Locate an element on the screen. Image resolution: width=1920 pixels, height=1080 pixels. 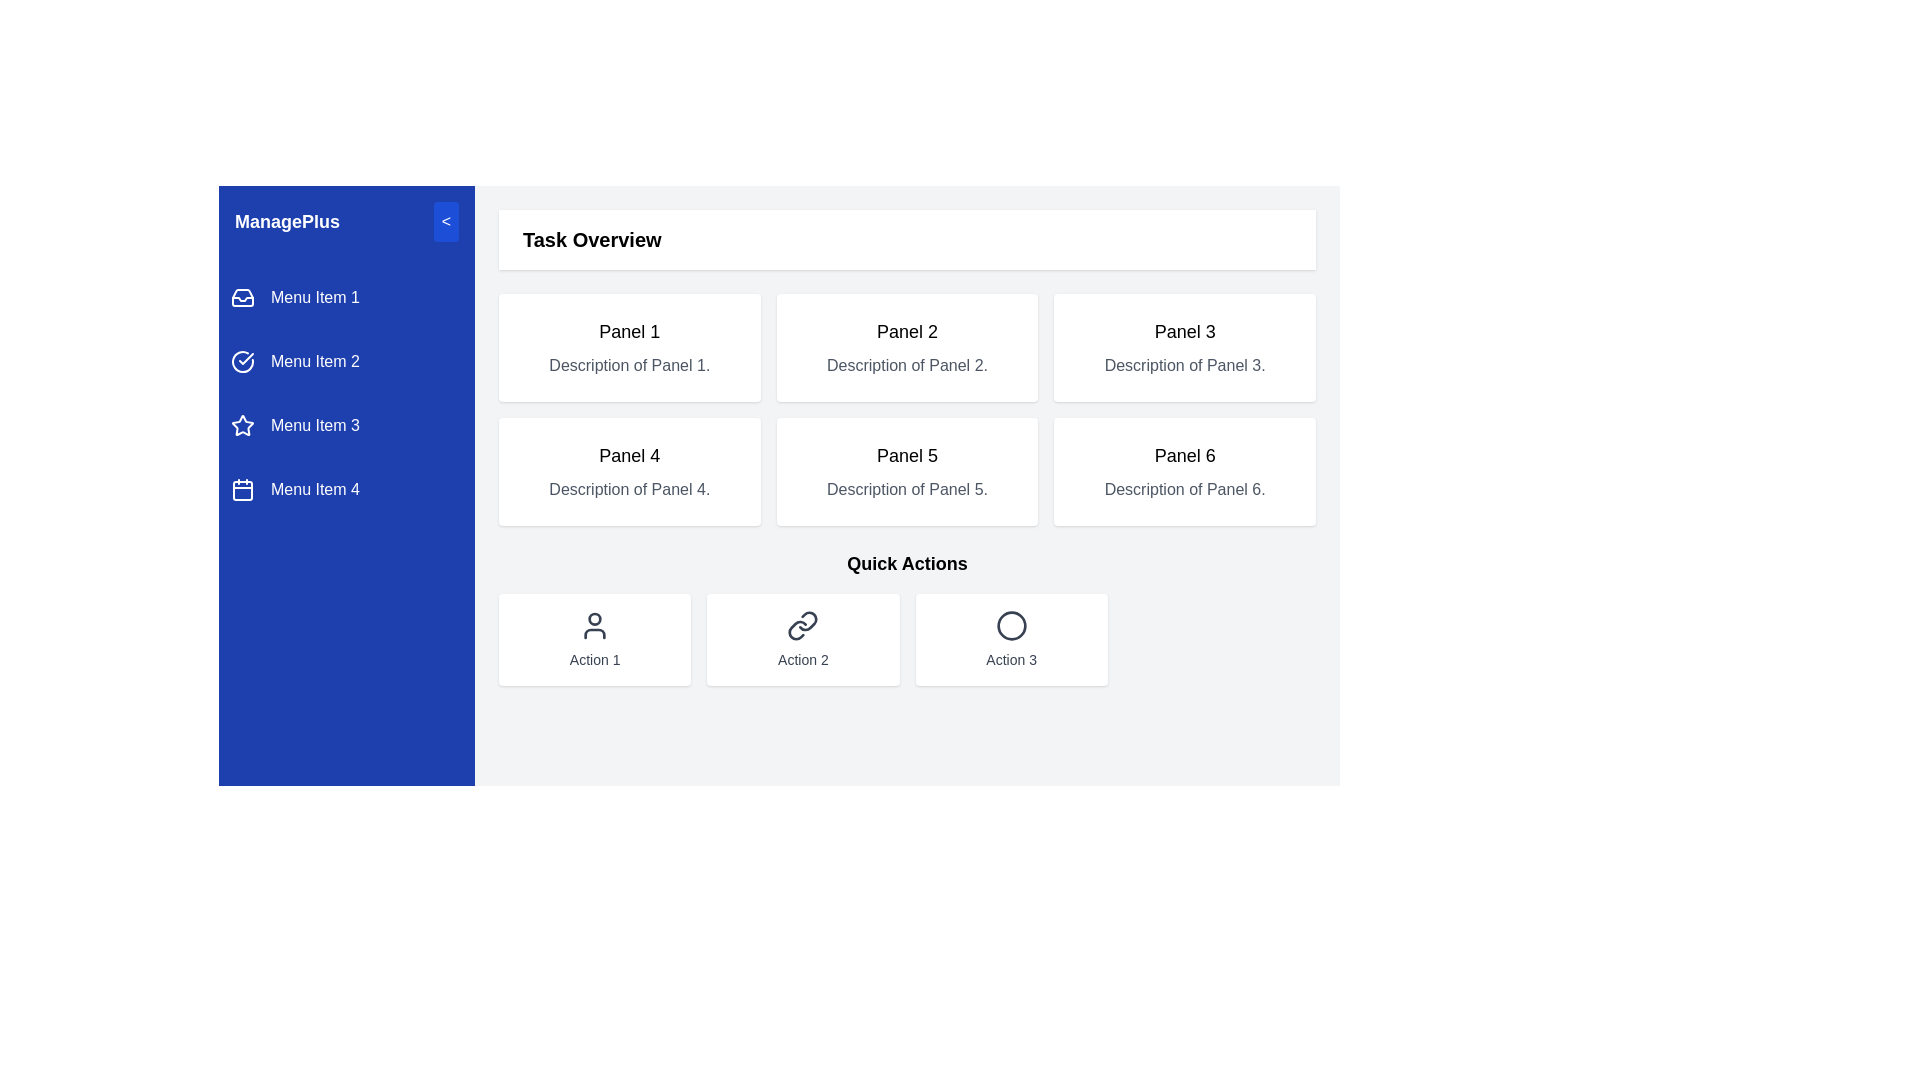
'Panel 2', the second informational card in the top row of the grid, to interact with it is located at coordinates (906, 346).